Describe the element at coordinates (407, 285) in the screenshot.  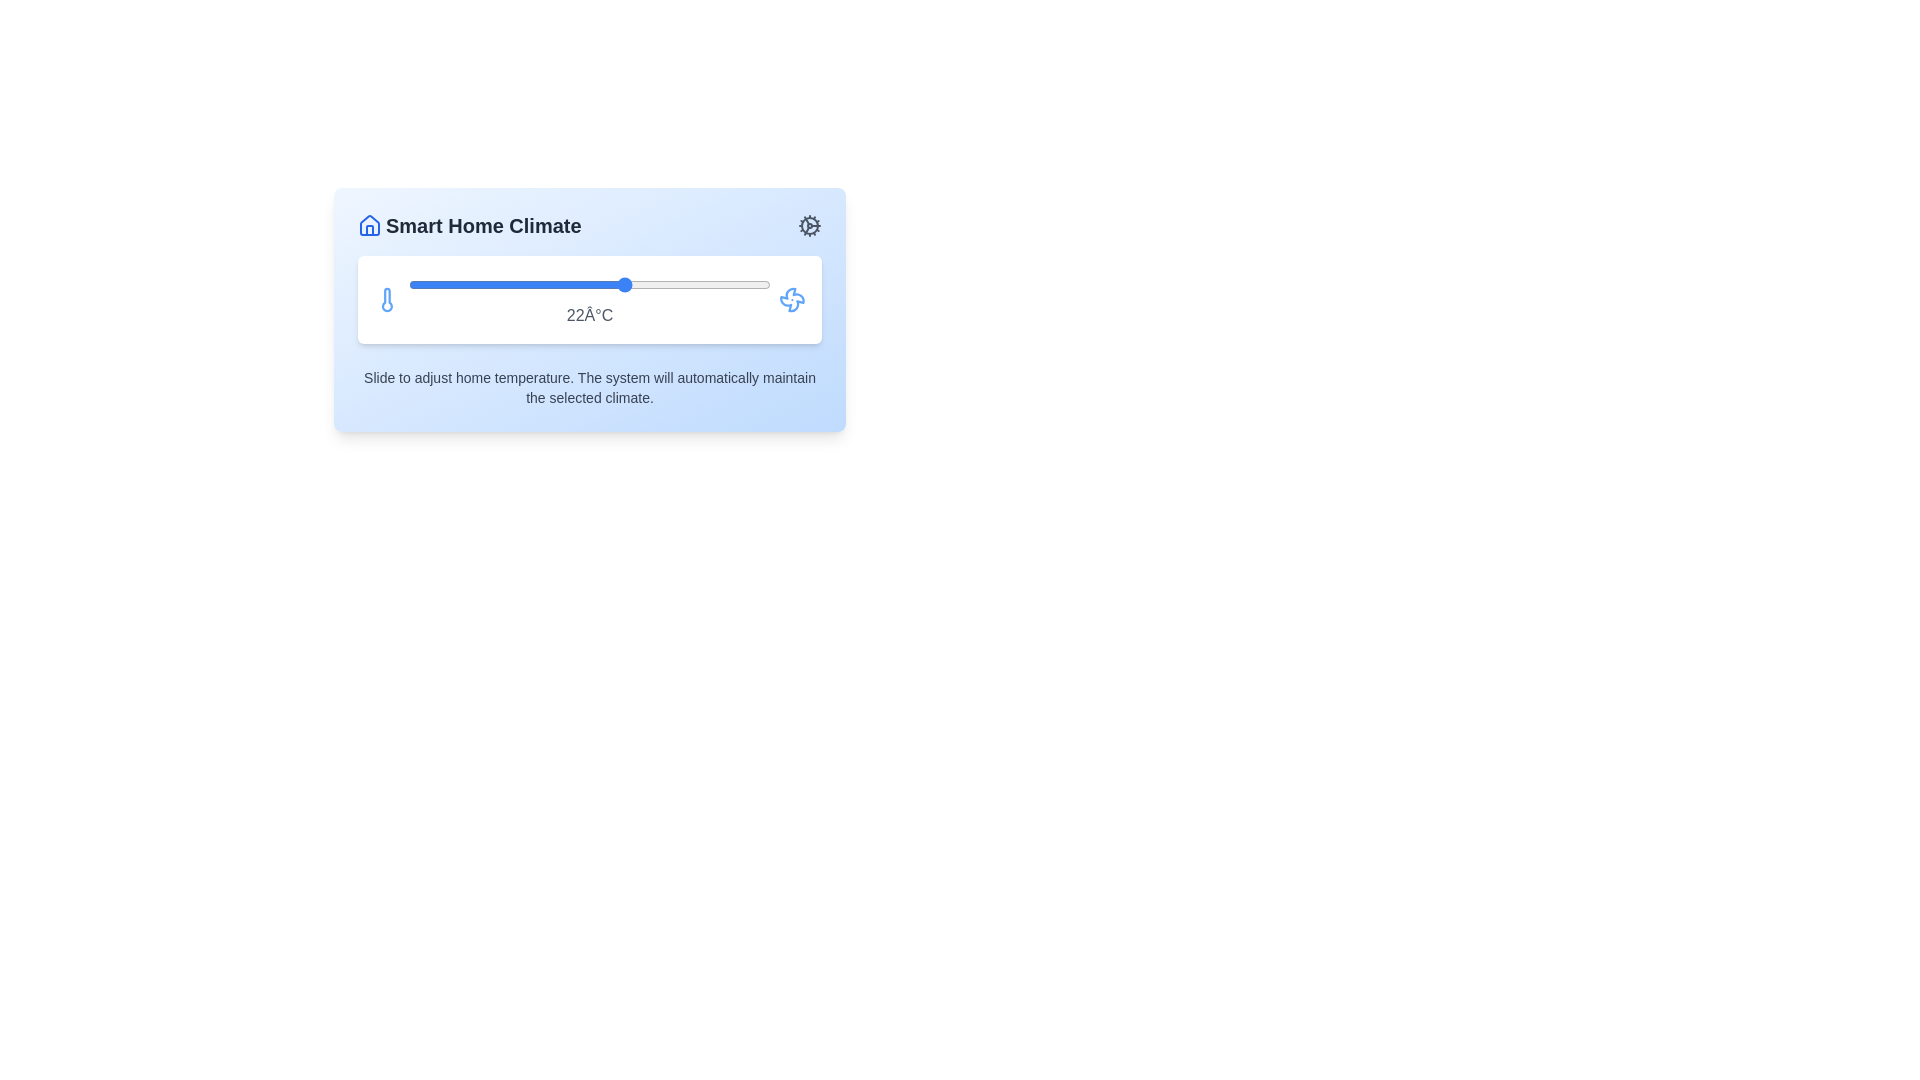
I see `the temperature to 10°C using the slider` at that location.